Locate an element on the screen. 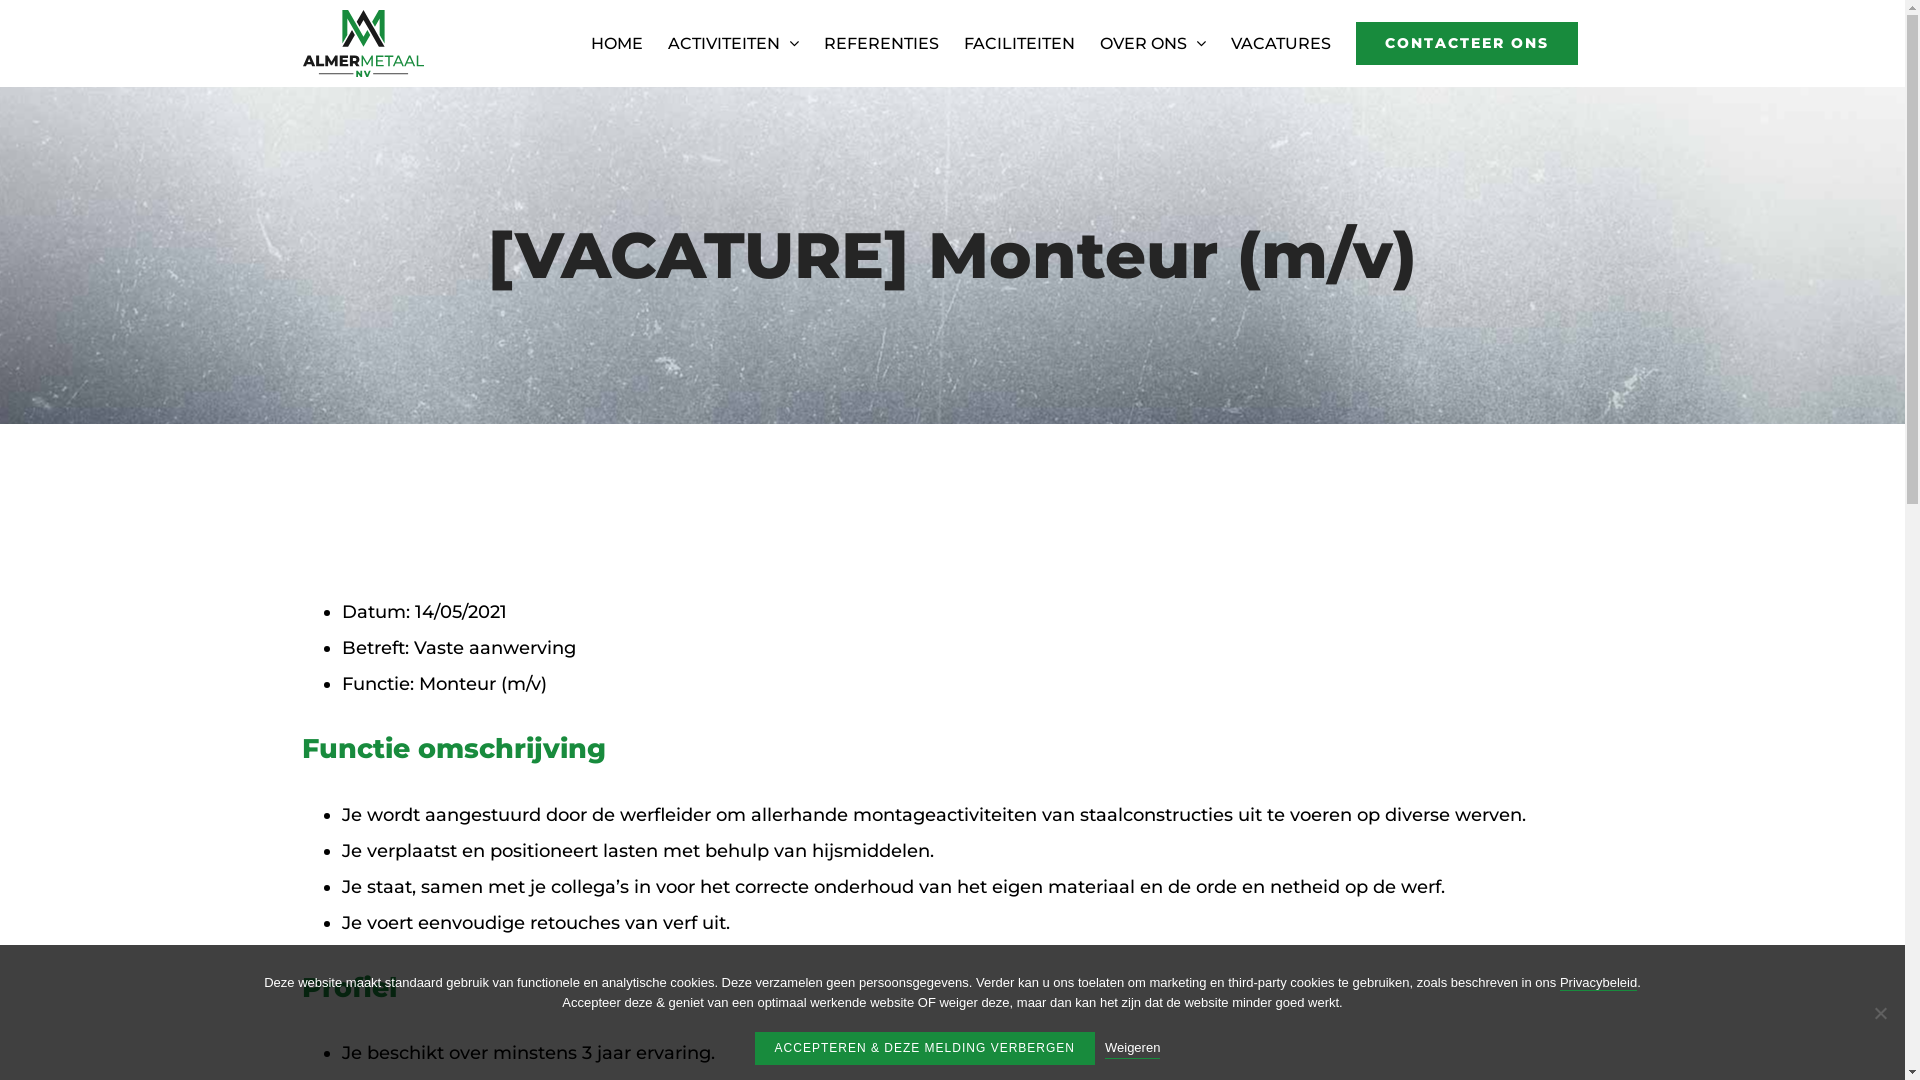  'VACATURES' is located at coordinates (1228, 43).